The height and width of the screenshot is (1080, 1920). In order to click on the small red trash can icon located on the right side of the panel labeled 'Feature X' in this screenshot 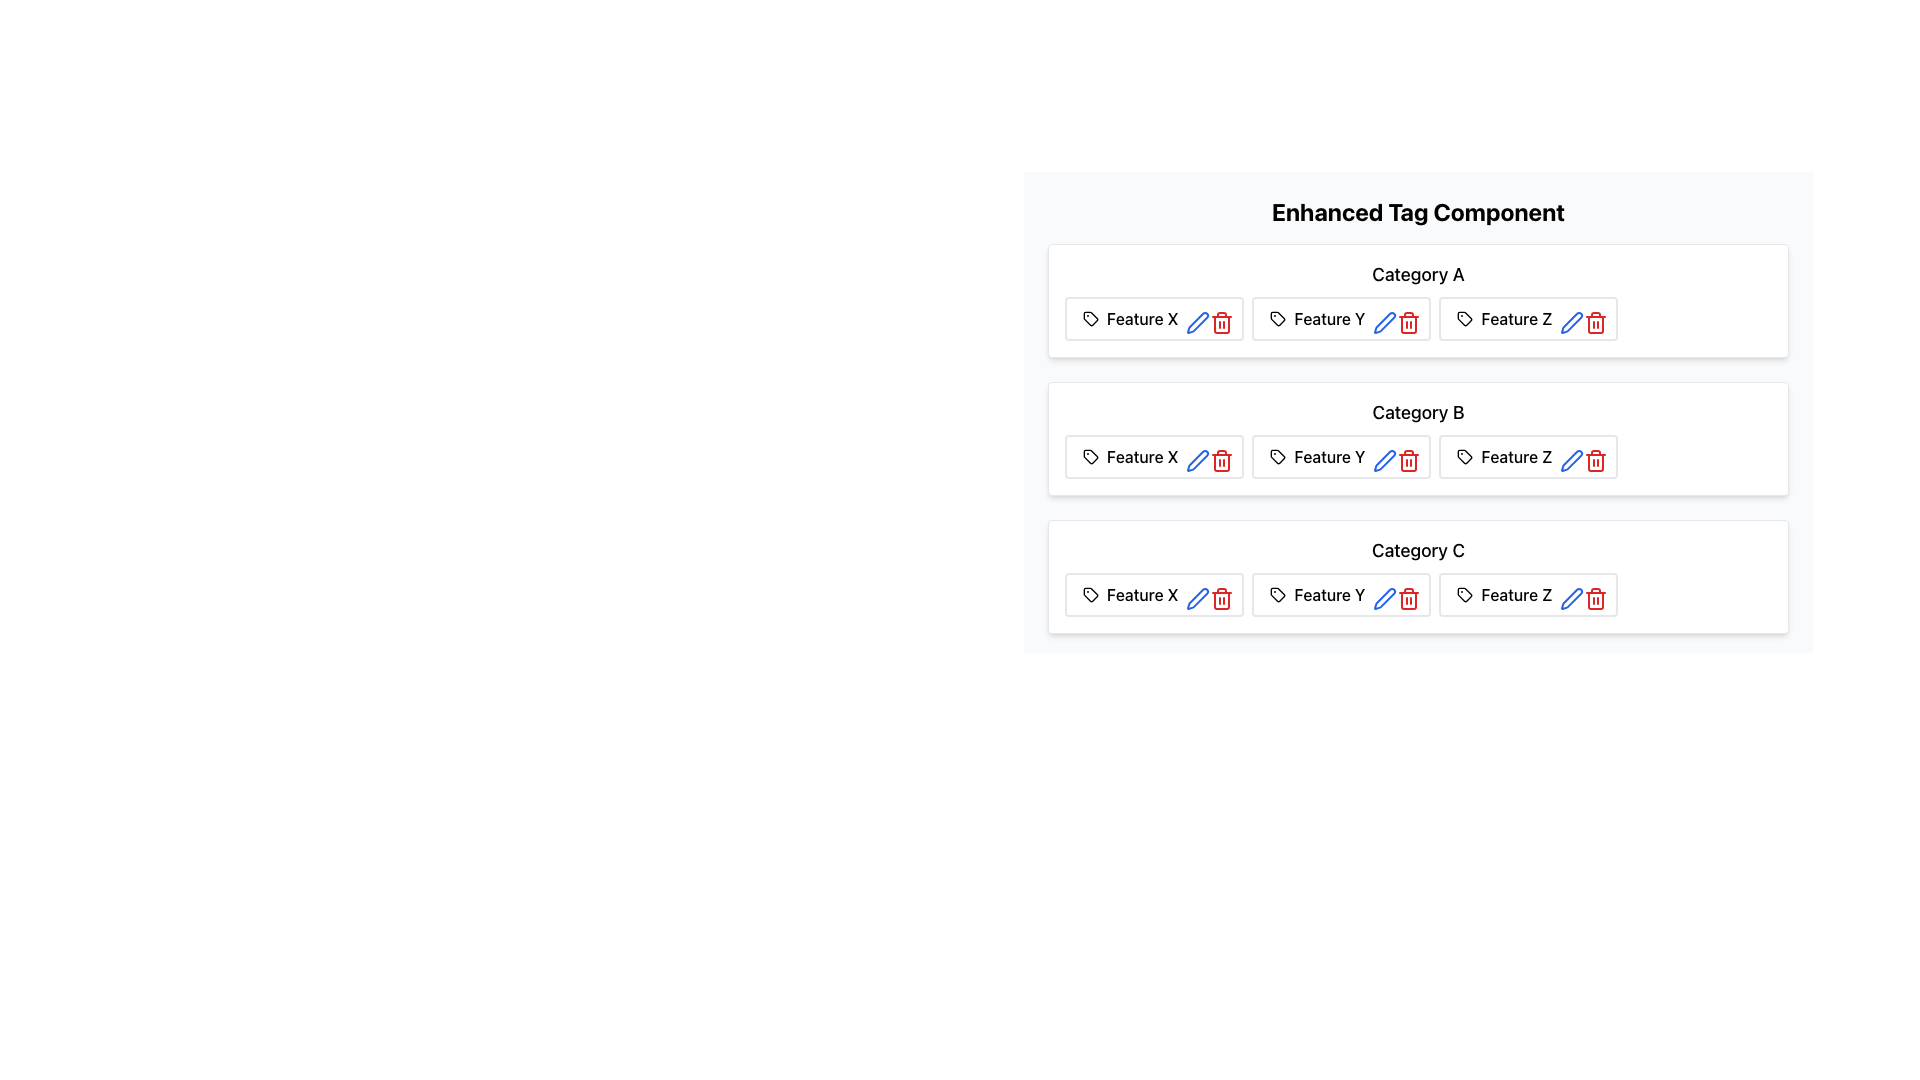, I will do `click(1217, 593)`.